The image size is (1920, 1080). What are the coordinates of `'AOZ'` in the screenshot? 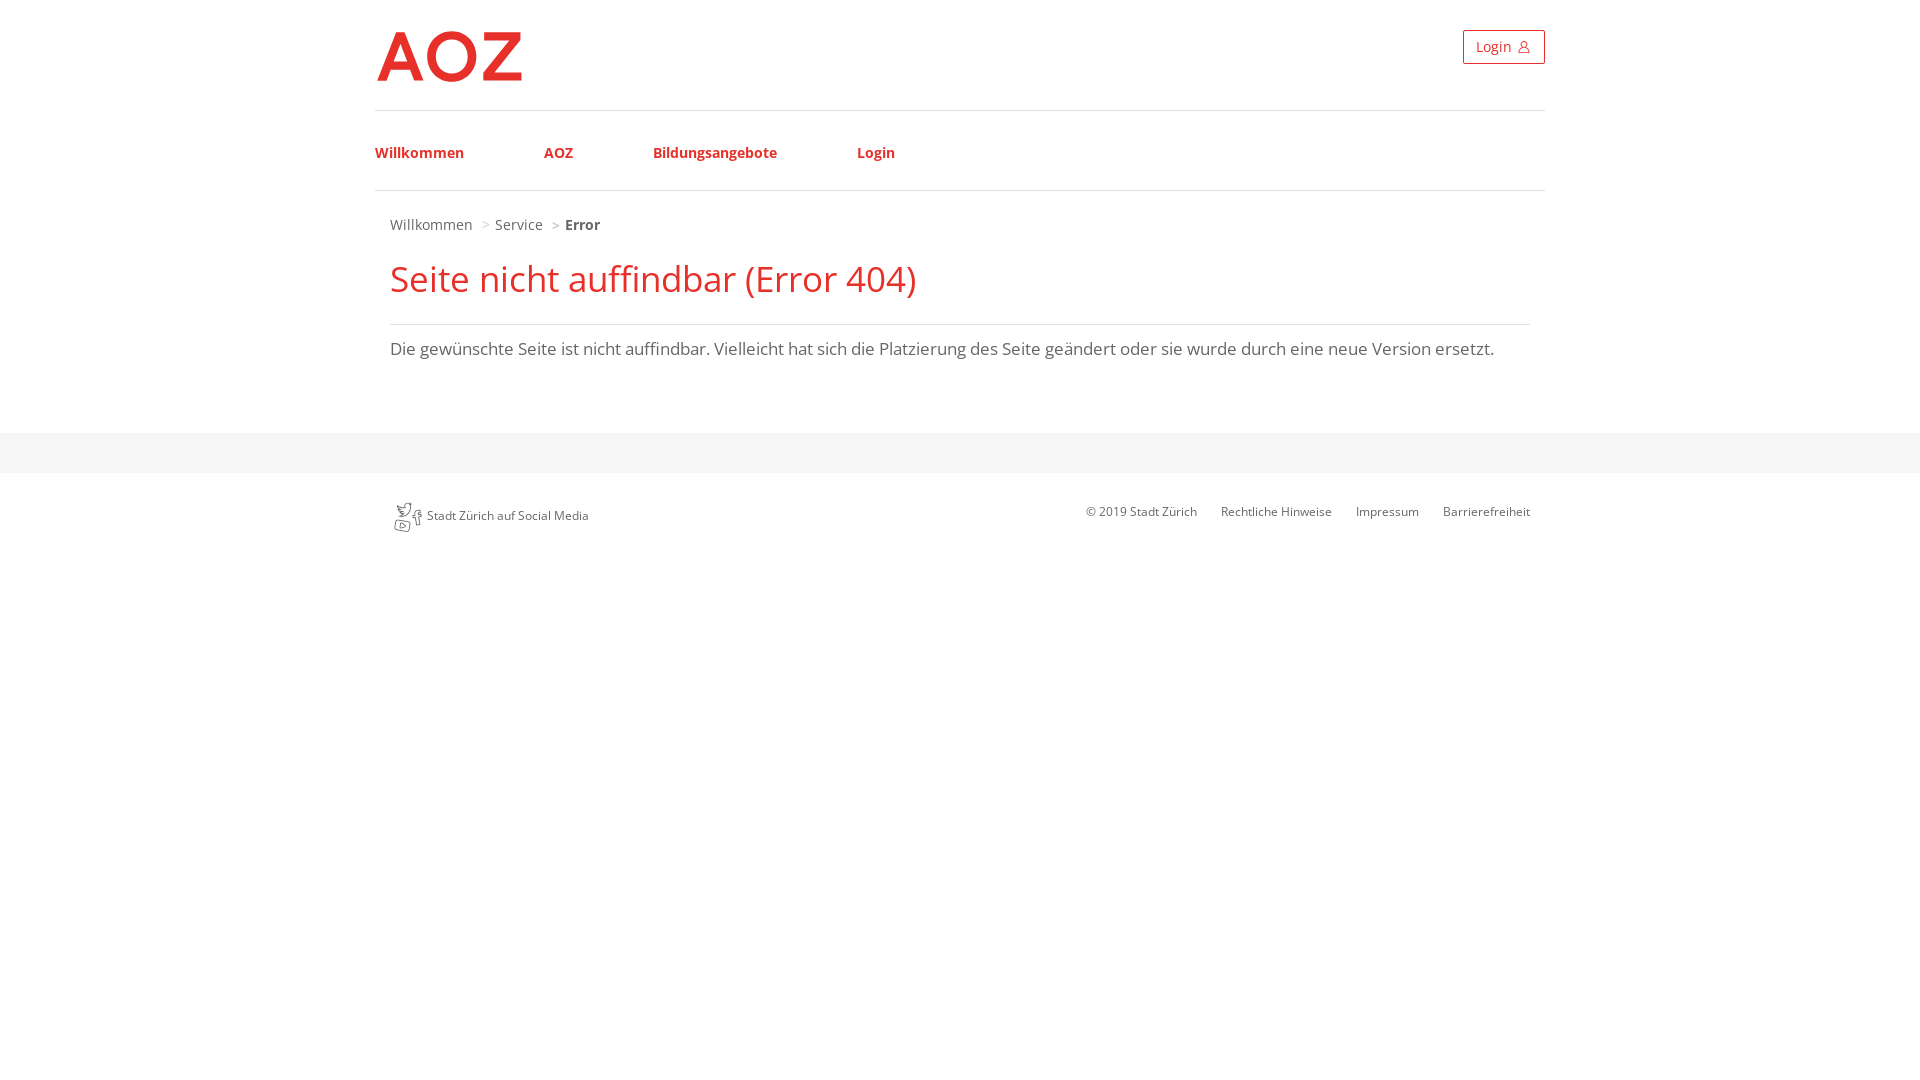 It's located at (558, 149).